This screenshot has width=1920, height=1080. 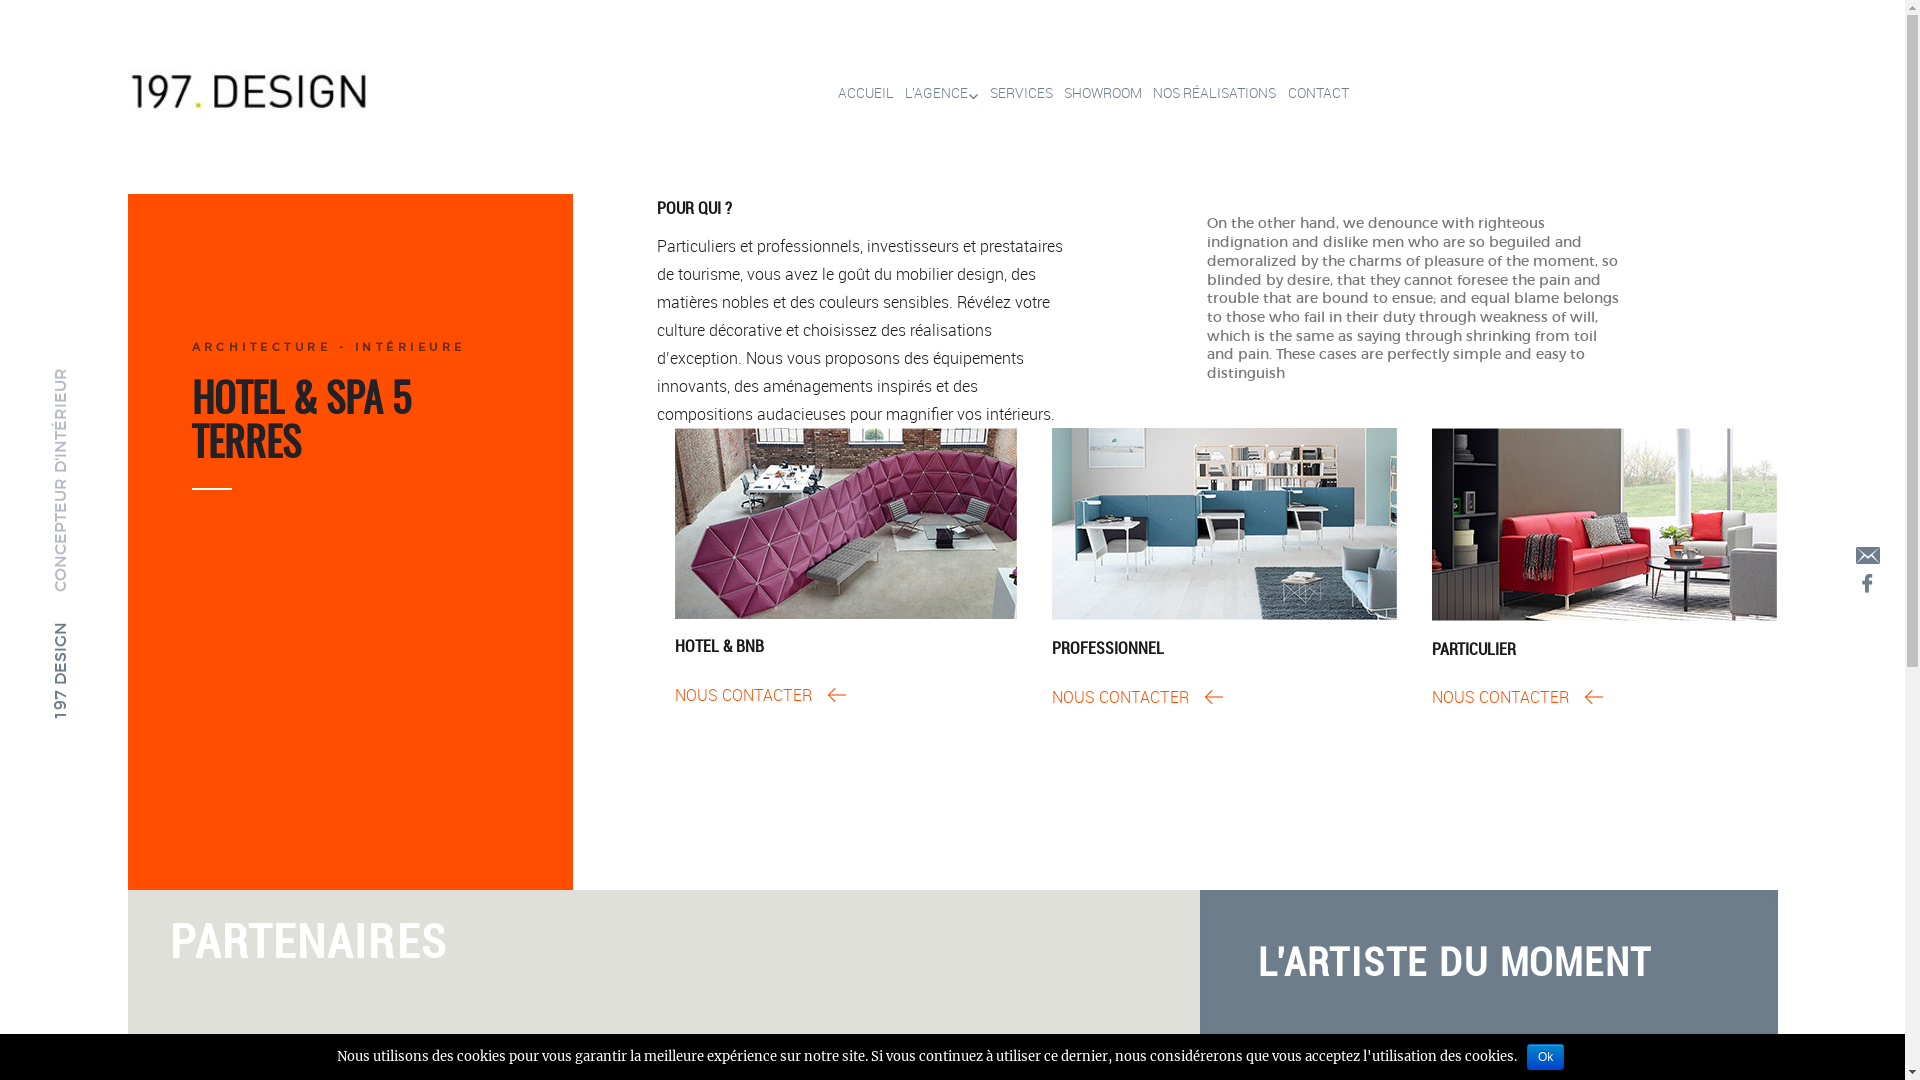 What do you see at coordinates (1866, 554) in the screenshot?
I see `'contact 197.design'` at bounding box center [1866, 554].